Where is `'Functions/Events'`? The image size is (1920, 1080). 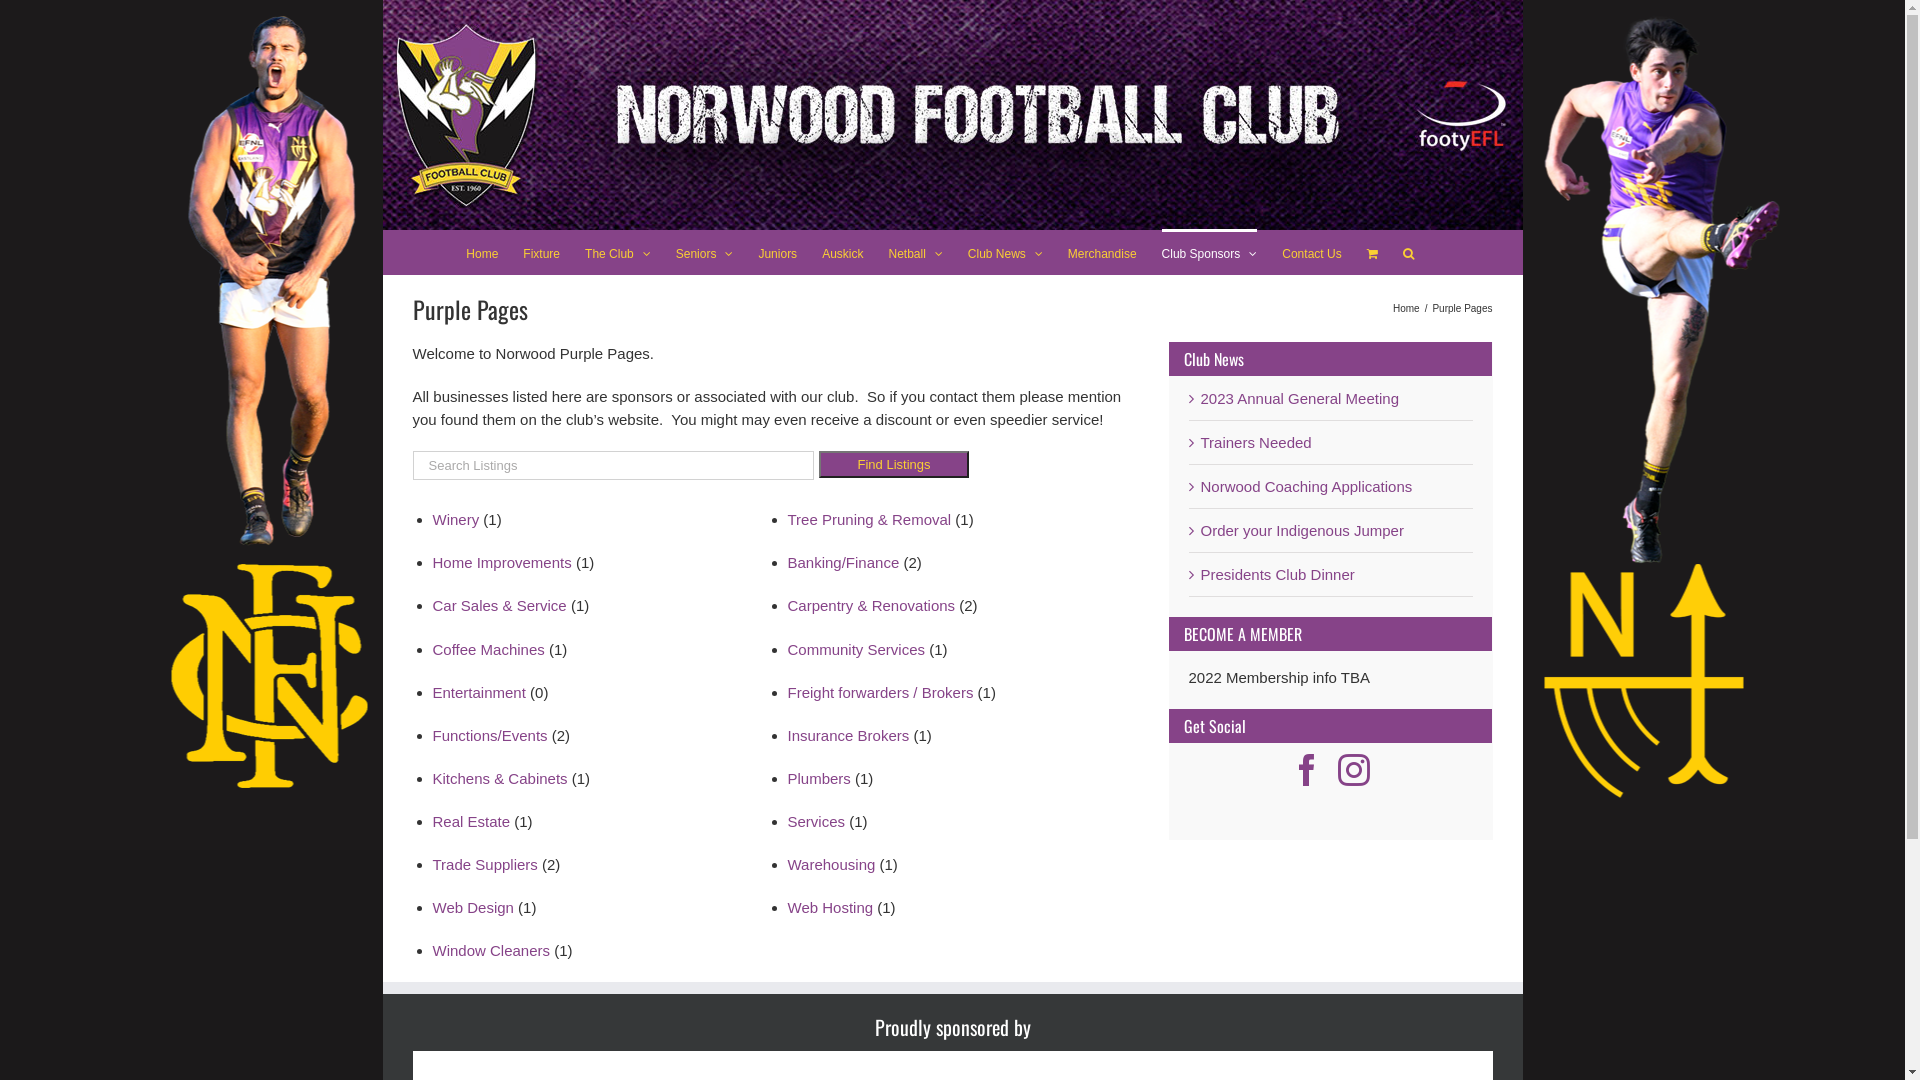
'Functions/Events' is located at coordinates (431, 735).